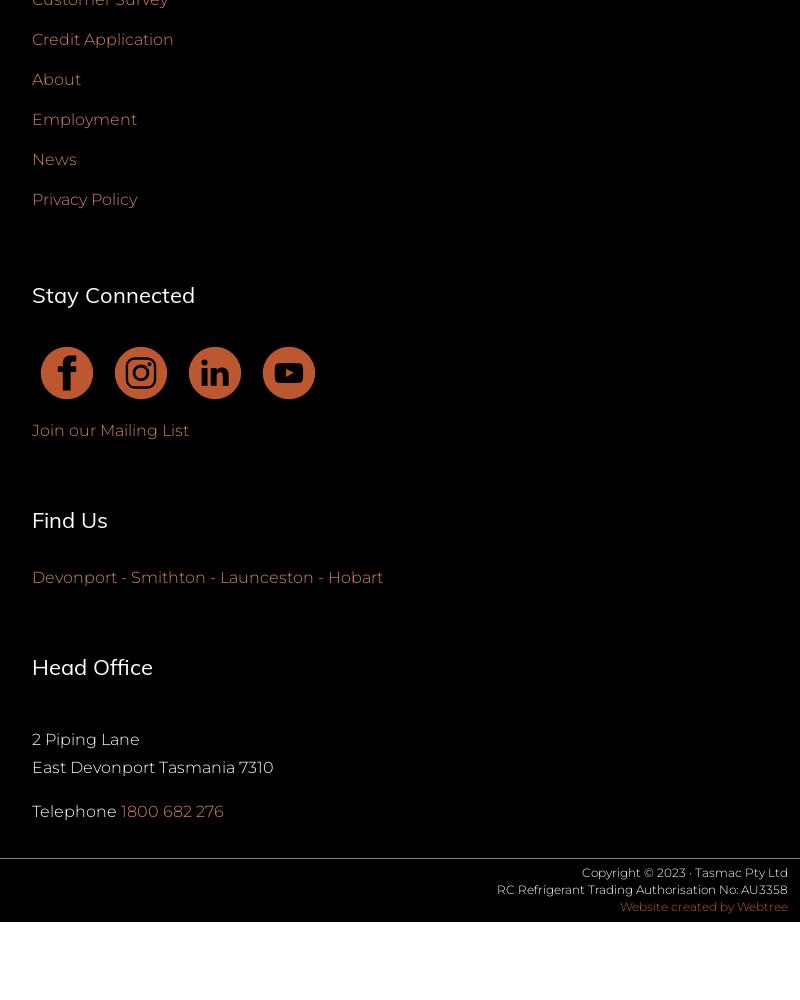 This screenshot has height=1000, width=800. I want to click on 'Website created by Webtree', so click(703, 905).